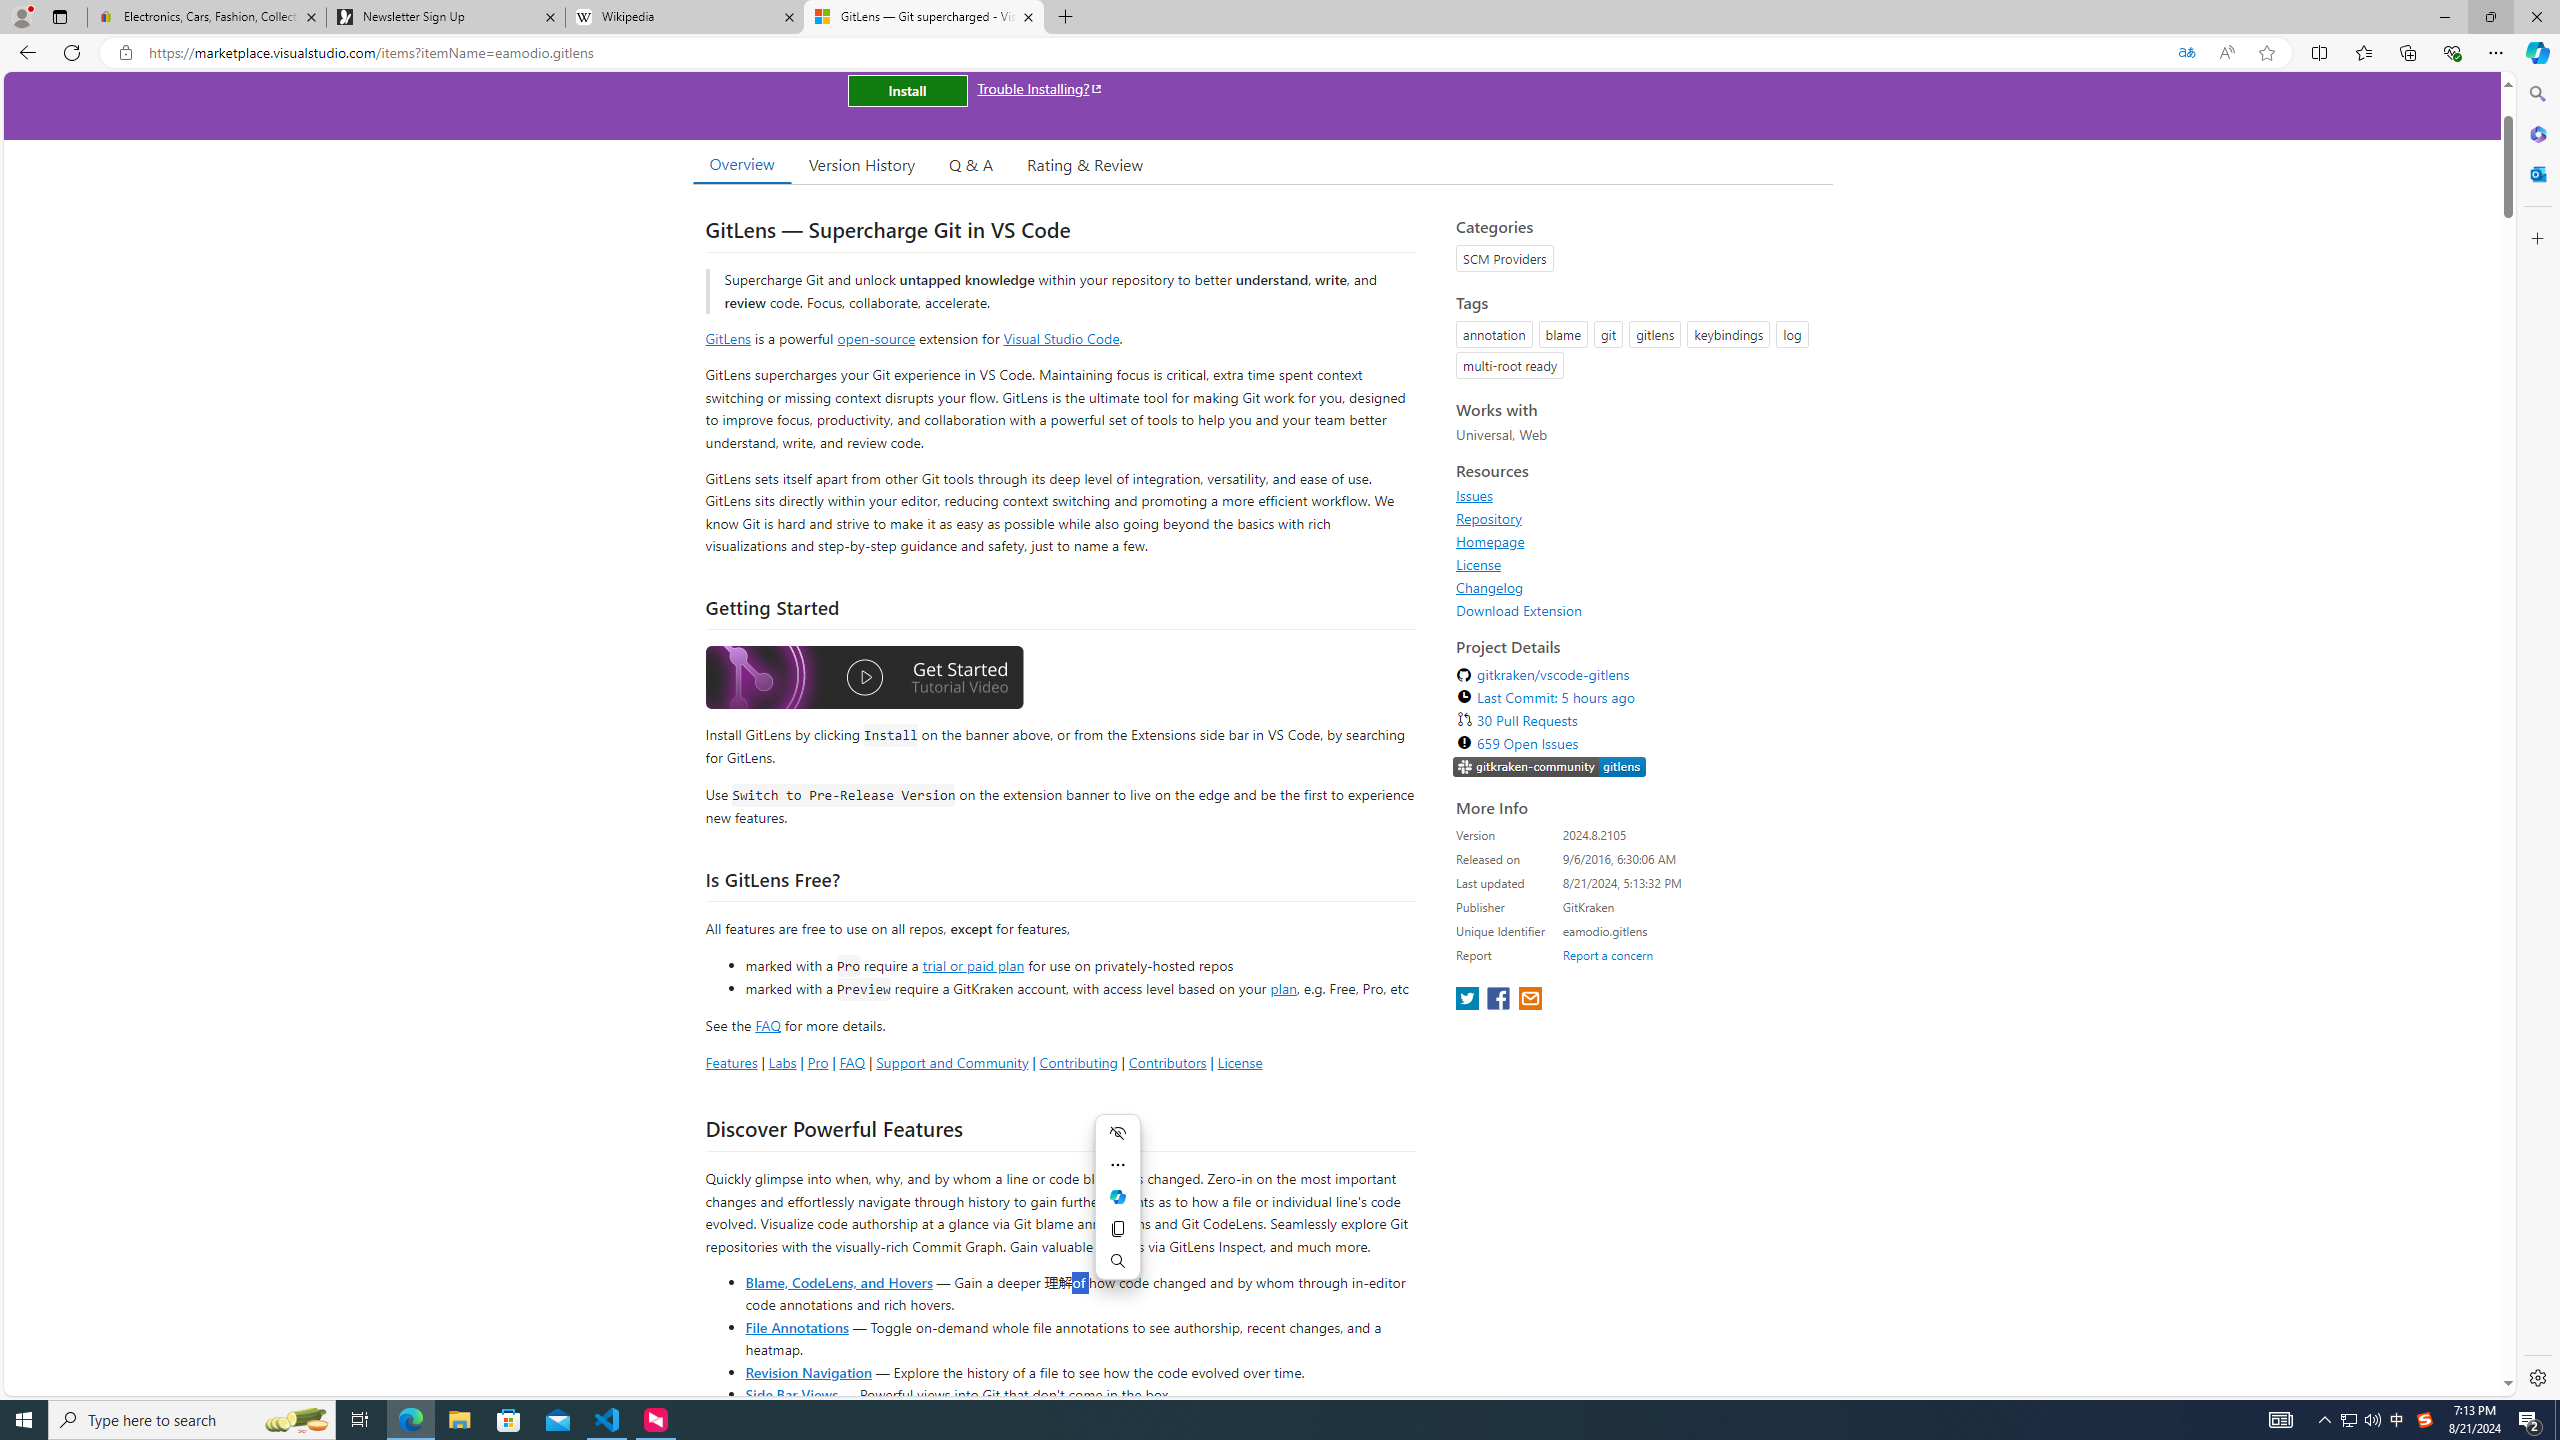  I want to click on 'Changelog', so click(1488, 586).